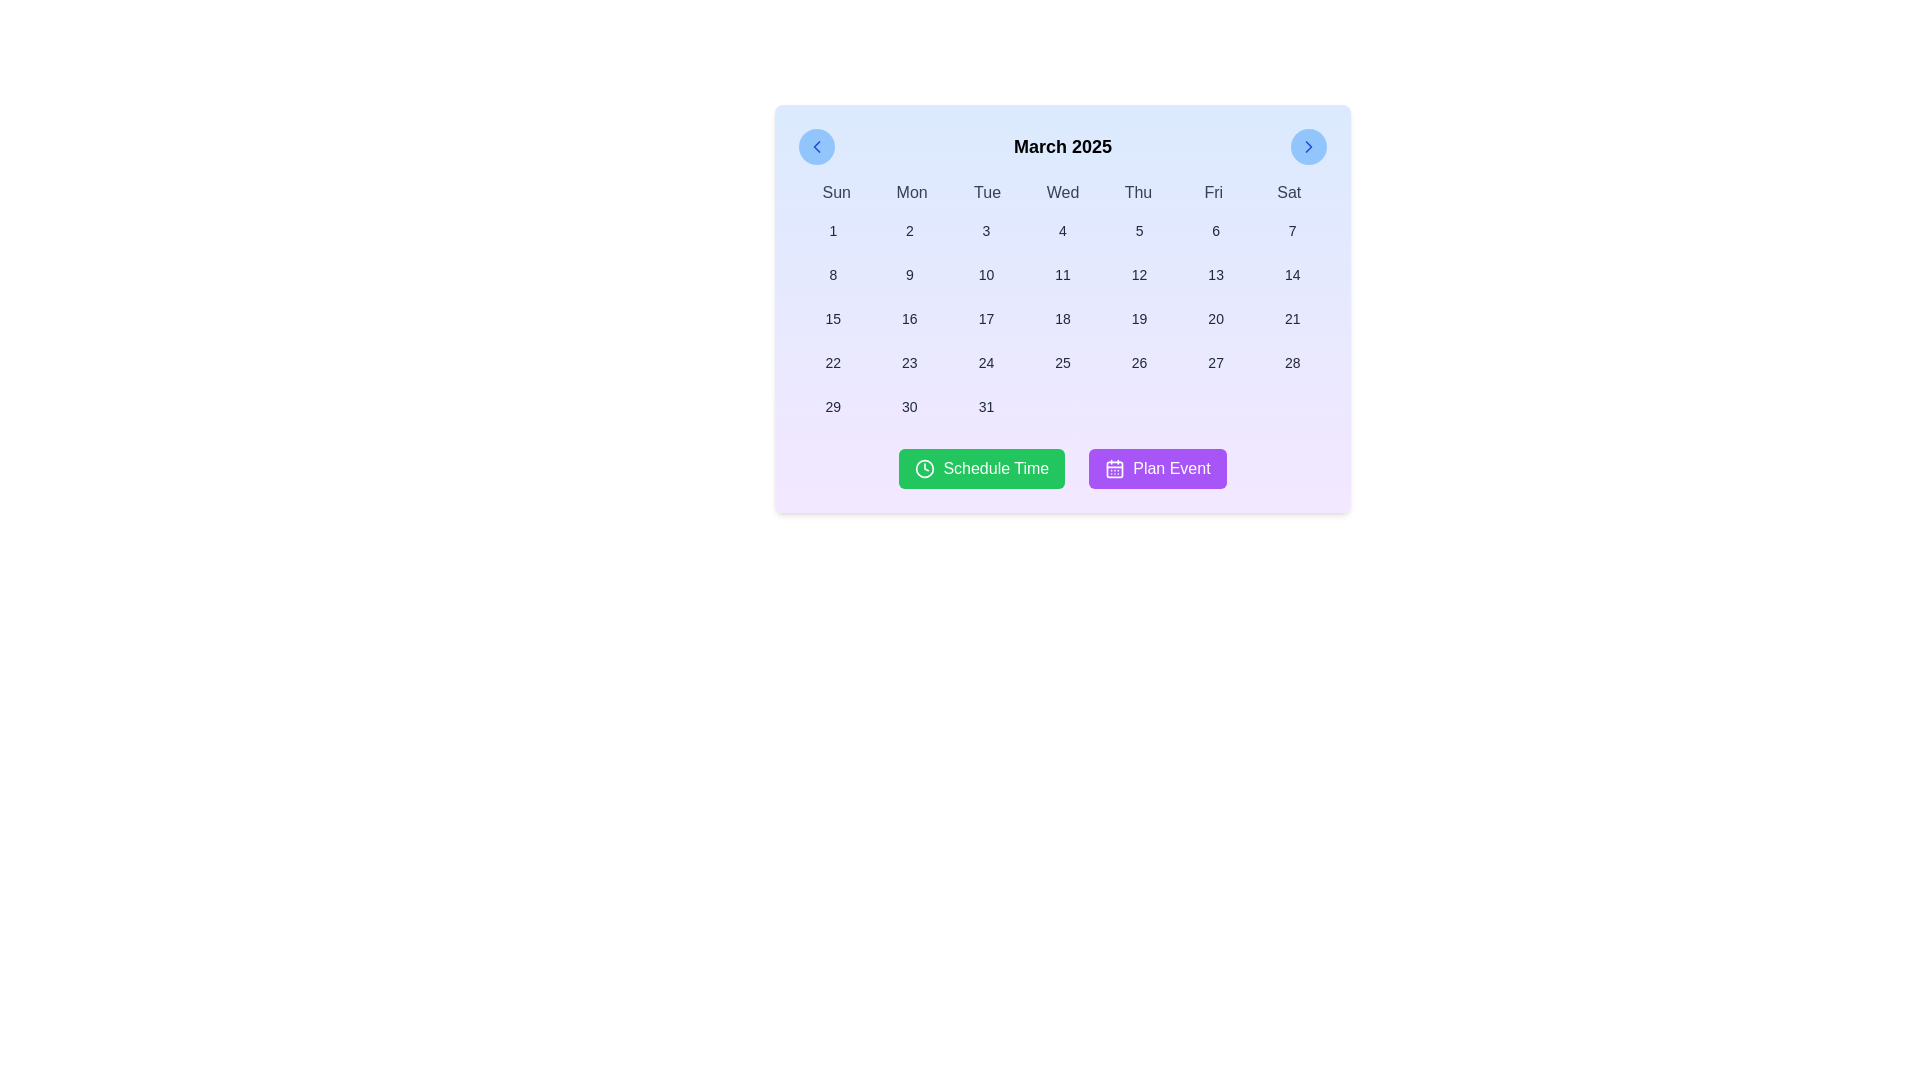 The image size is (1920, 1080). What do you see at coordinates (1309, 145) in the screenshot?
I see `the next month navigation button in the calendar header, located at the top-right corner, next to the month-year display` at bounding box center [1309, 145].